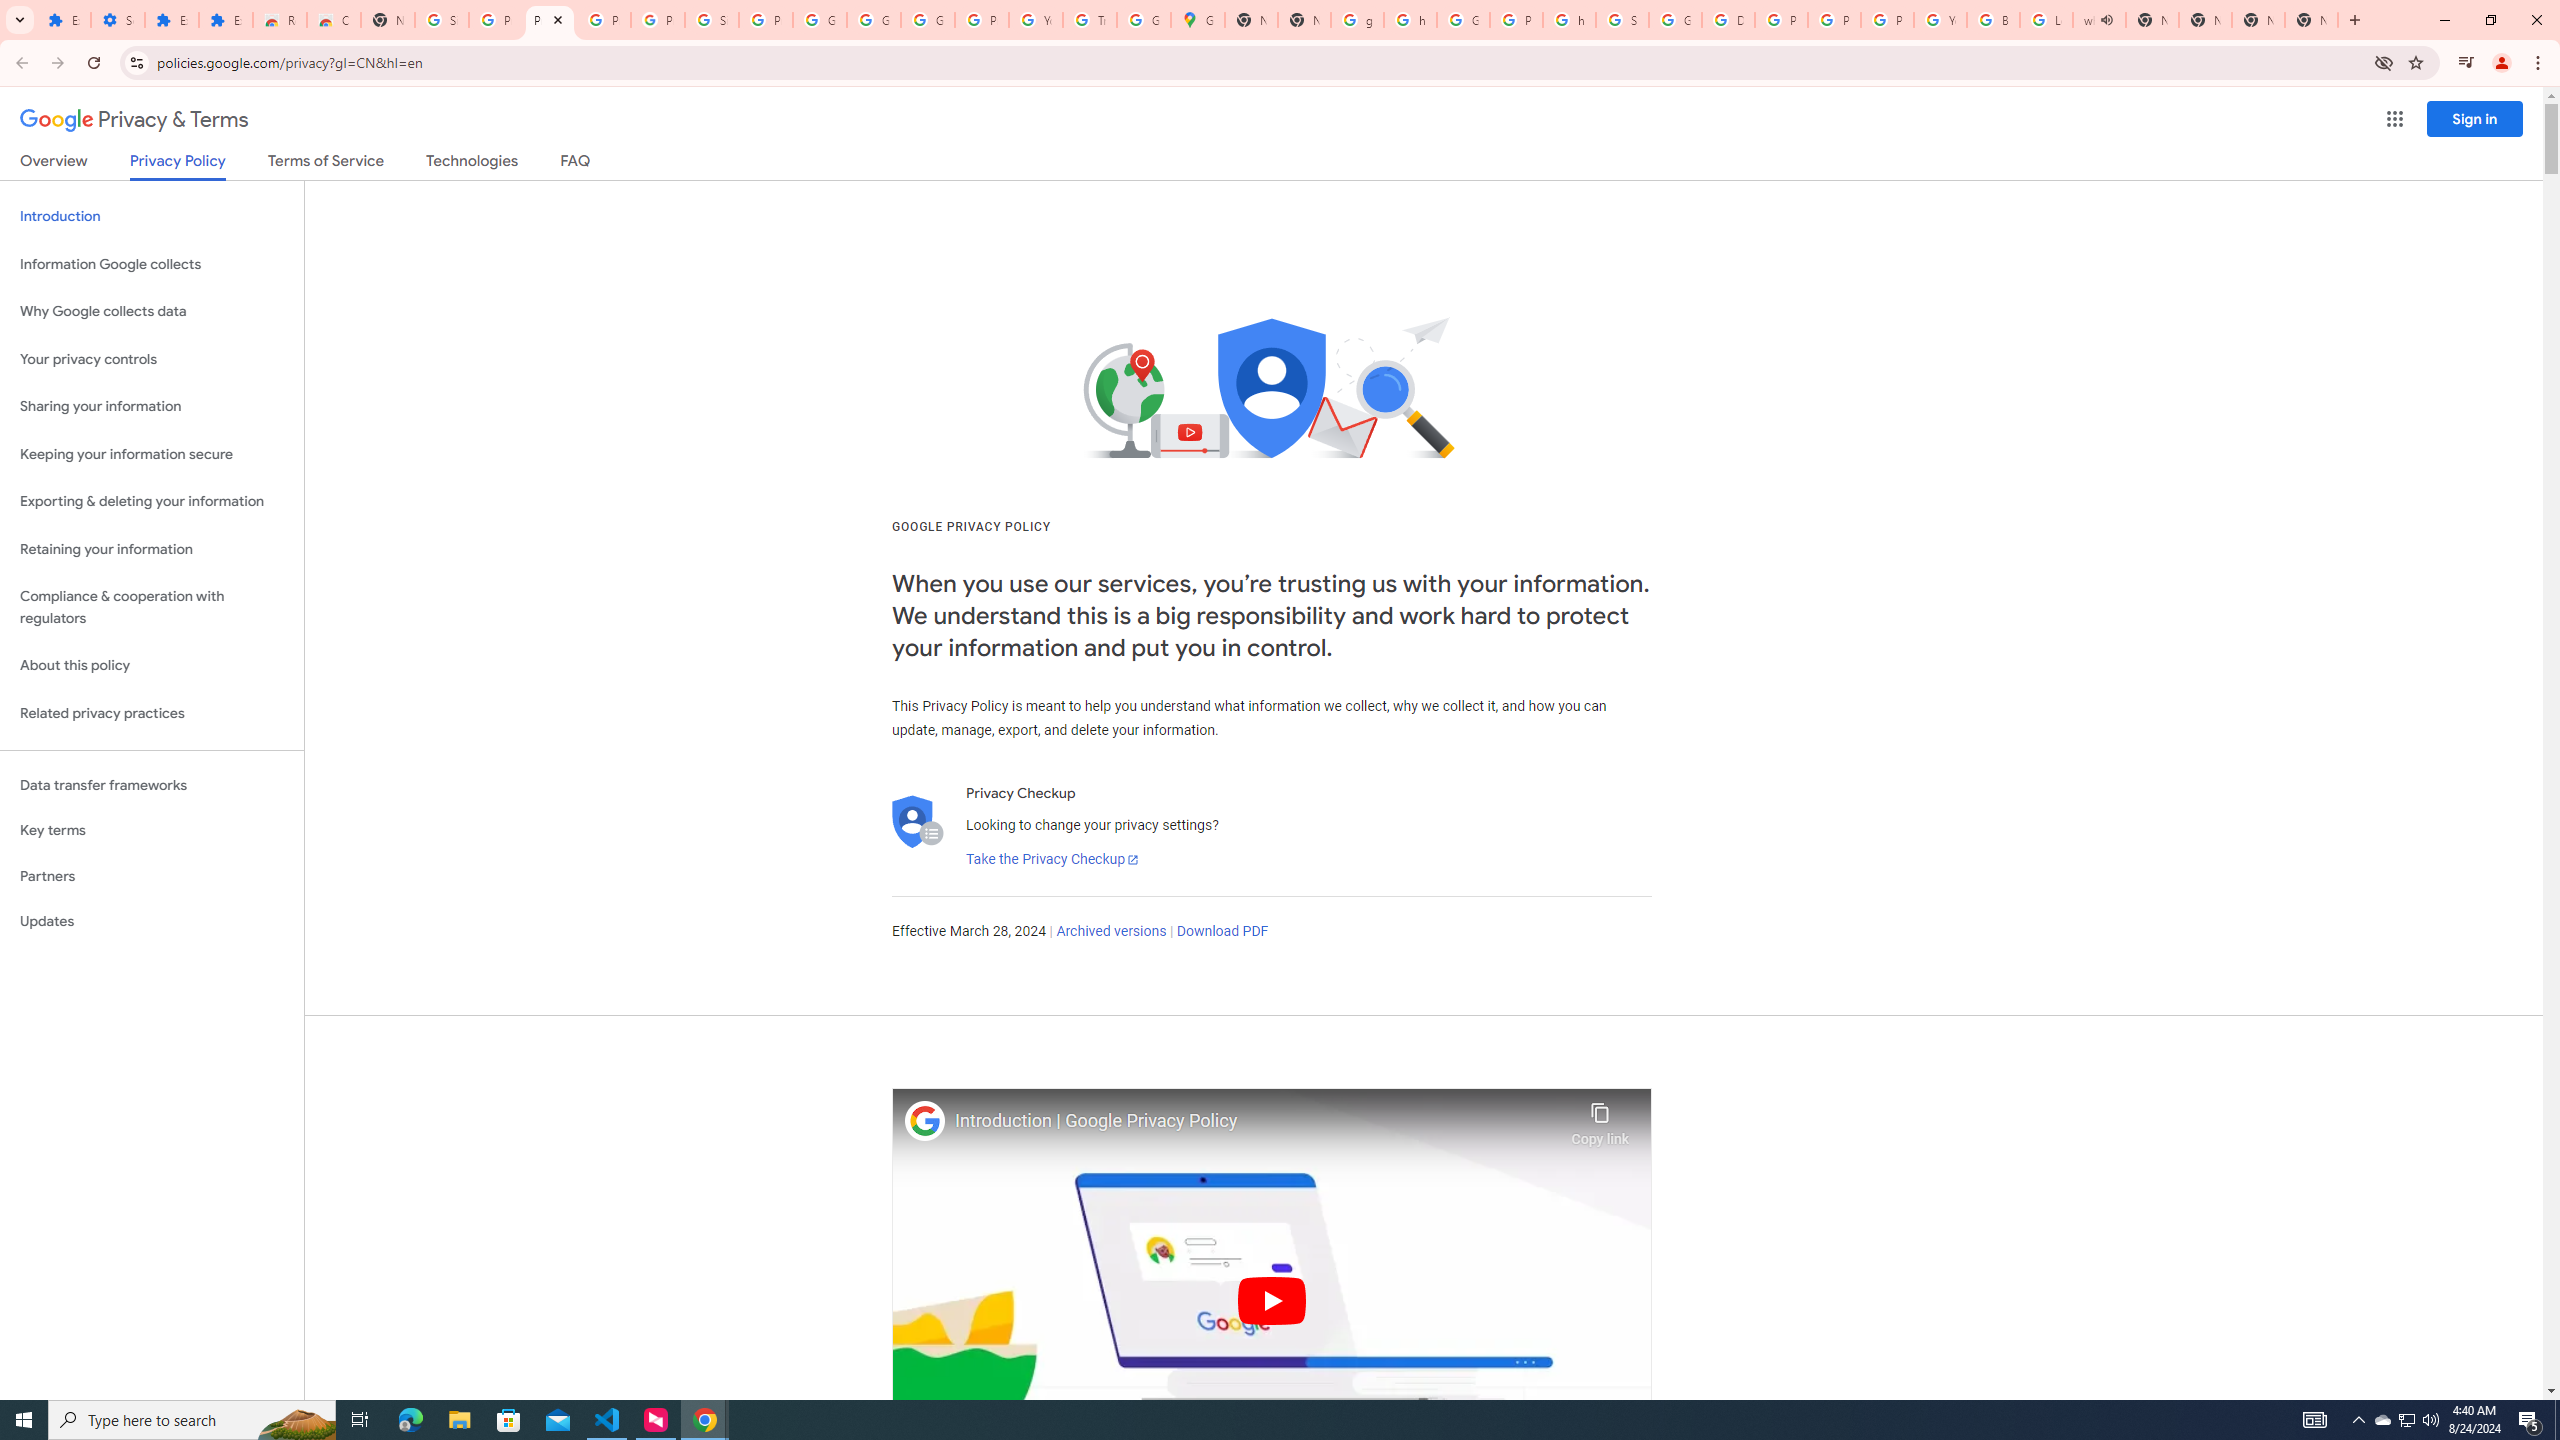 The height and width of the screenshot is (1440, 2560). Describe the element at coordinates (2106, 19) in the screenshot. I see `'Mute tab'` at that location.